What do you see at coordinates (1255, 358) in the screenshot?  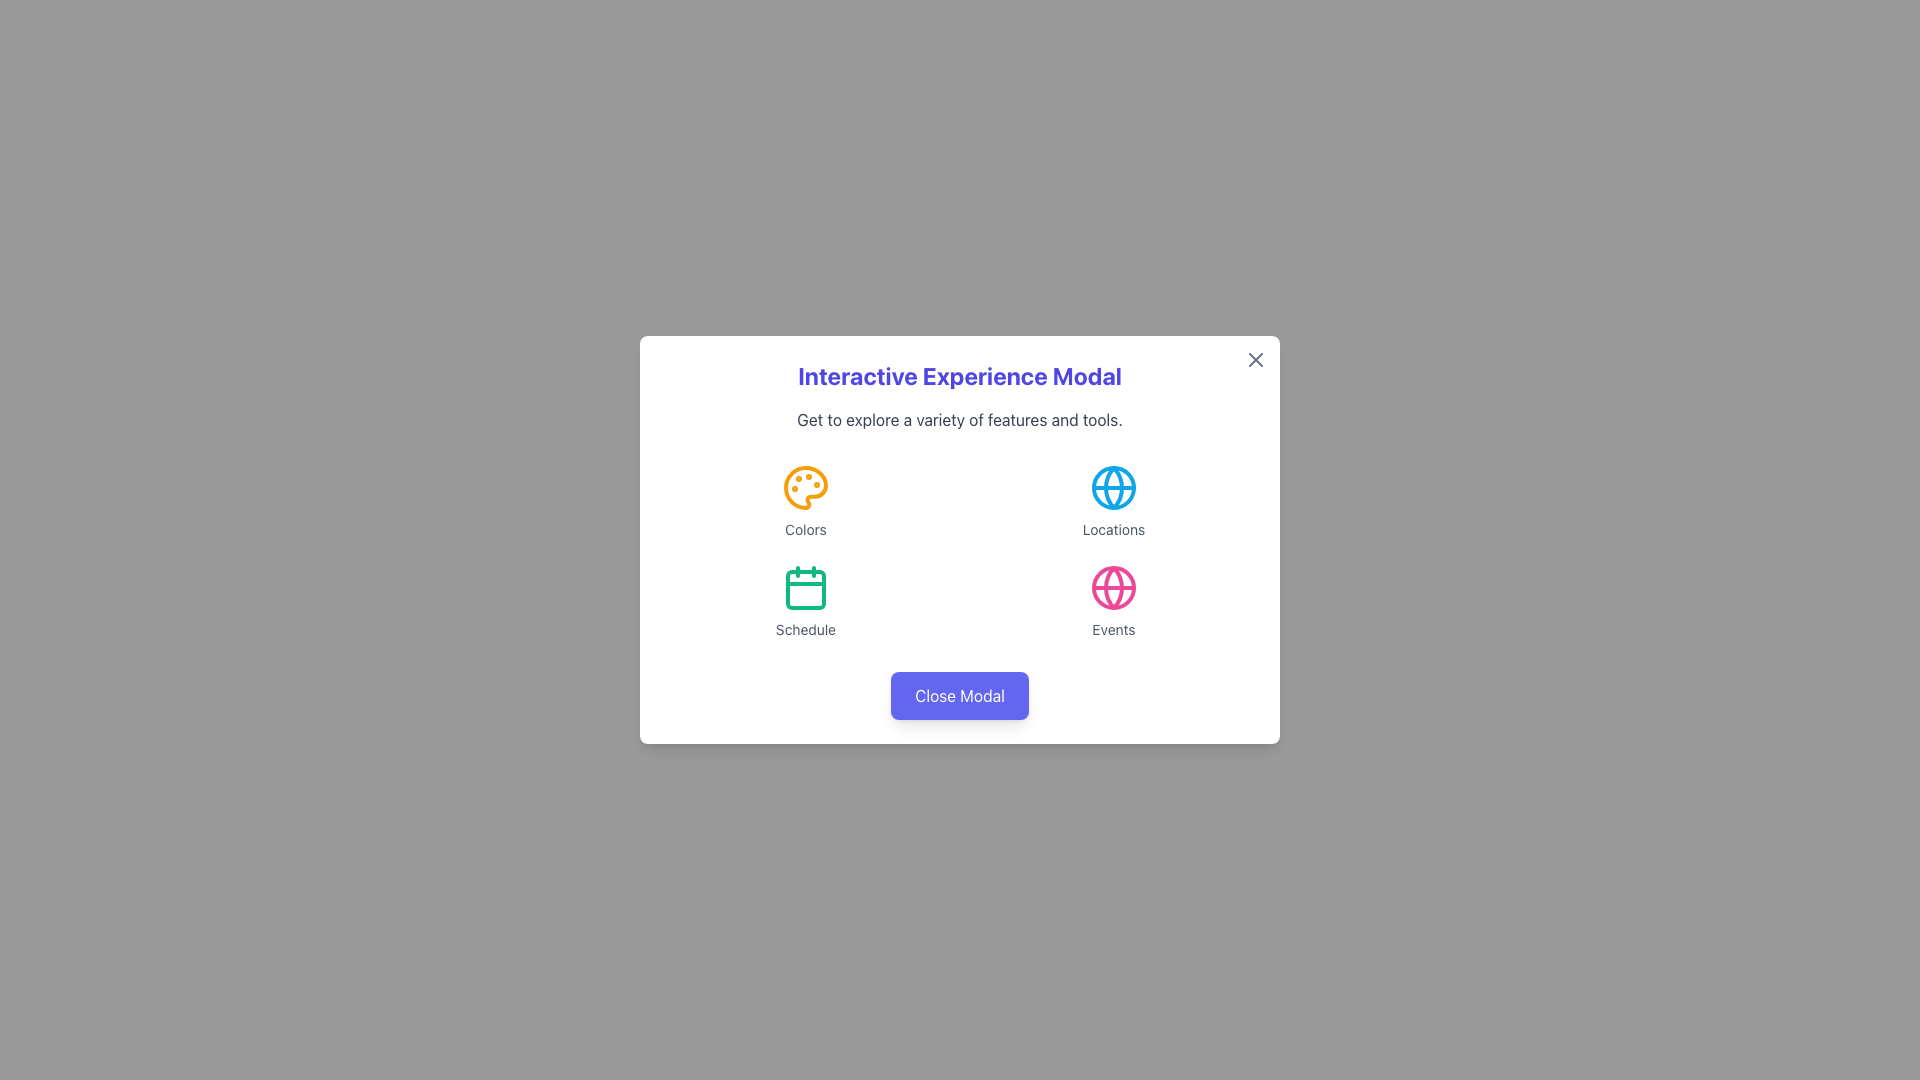 I see `the close button icon located at the top-right corner of the modal dialog to initiate the modal closing action` at bounding box center [1255, 358].